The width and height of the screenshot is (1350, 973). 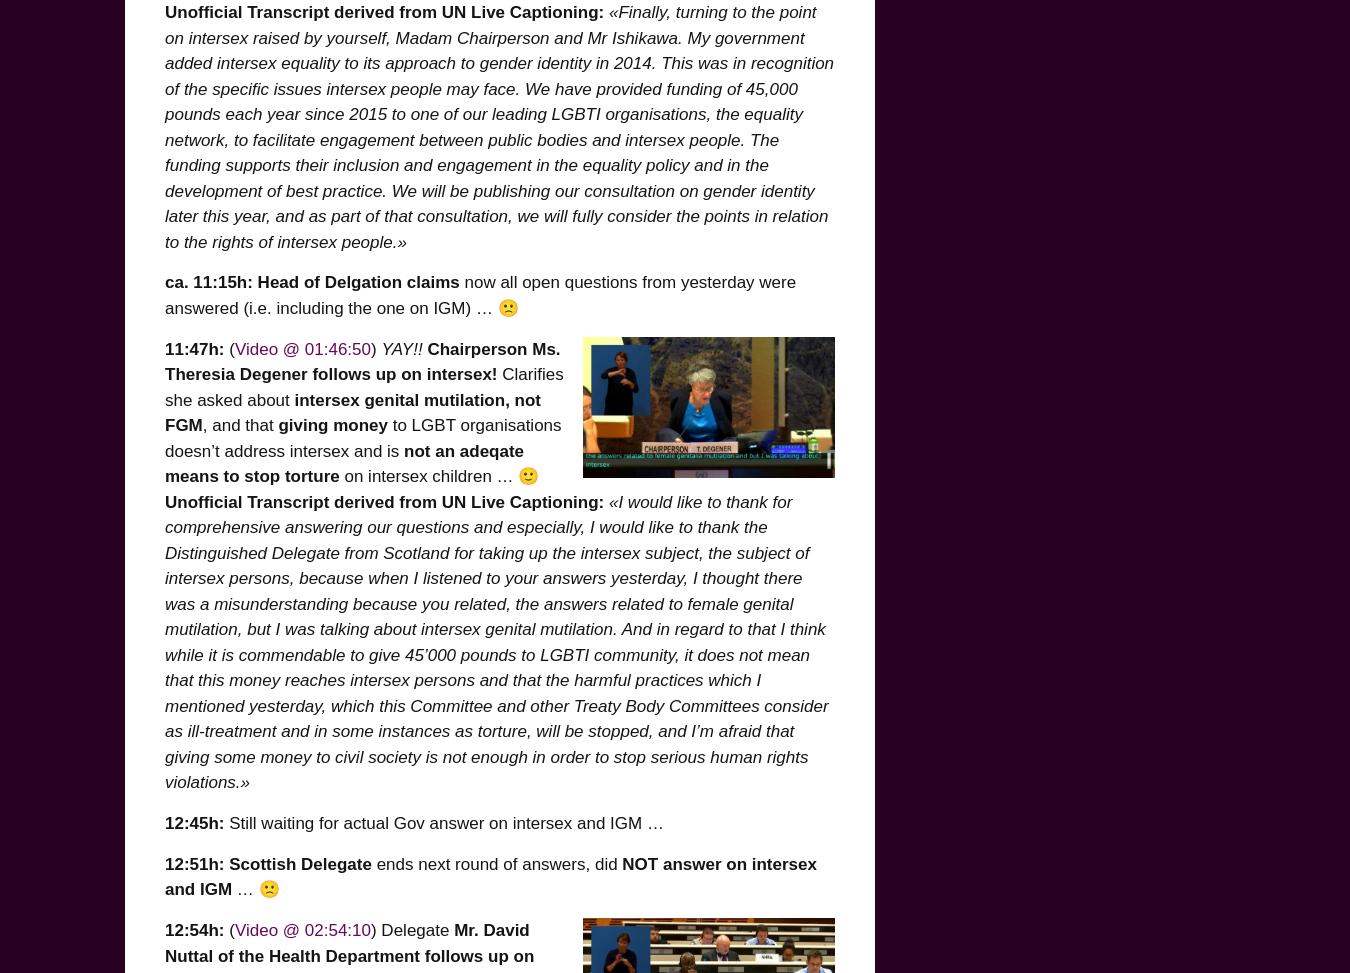 What do you see at coordinates (164, 125) in the screenshot?
I see `'«Finally, turning to the point on intersex raised by yourself, Madam Chairperson and Mr Ishikawa. My government added intersex equality to its approach to gender identity in 2014. This was in recognition of the specific issues intersex people may face. We have provided funding of 45,000 pounds each year since 2015 to one of our leading LGBTI organisations, the equality network, to facilitate engagement between public bodies and intersex people. The funding supports their inclusion and engagement in the equality policy and in the development of best practice. We will be publishing our consultation on gender identity later this year, and as part of that consultation, we will fully consider the points in relation to the rights of intersex people.»'` at bounding box center [164, 125].